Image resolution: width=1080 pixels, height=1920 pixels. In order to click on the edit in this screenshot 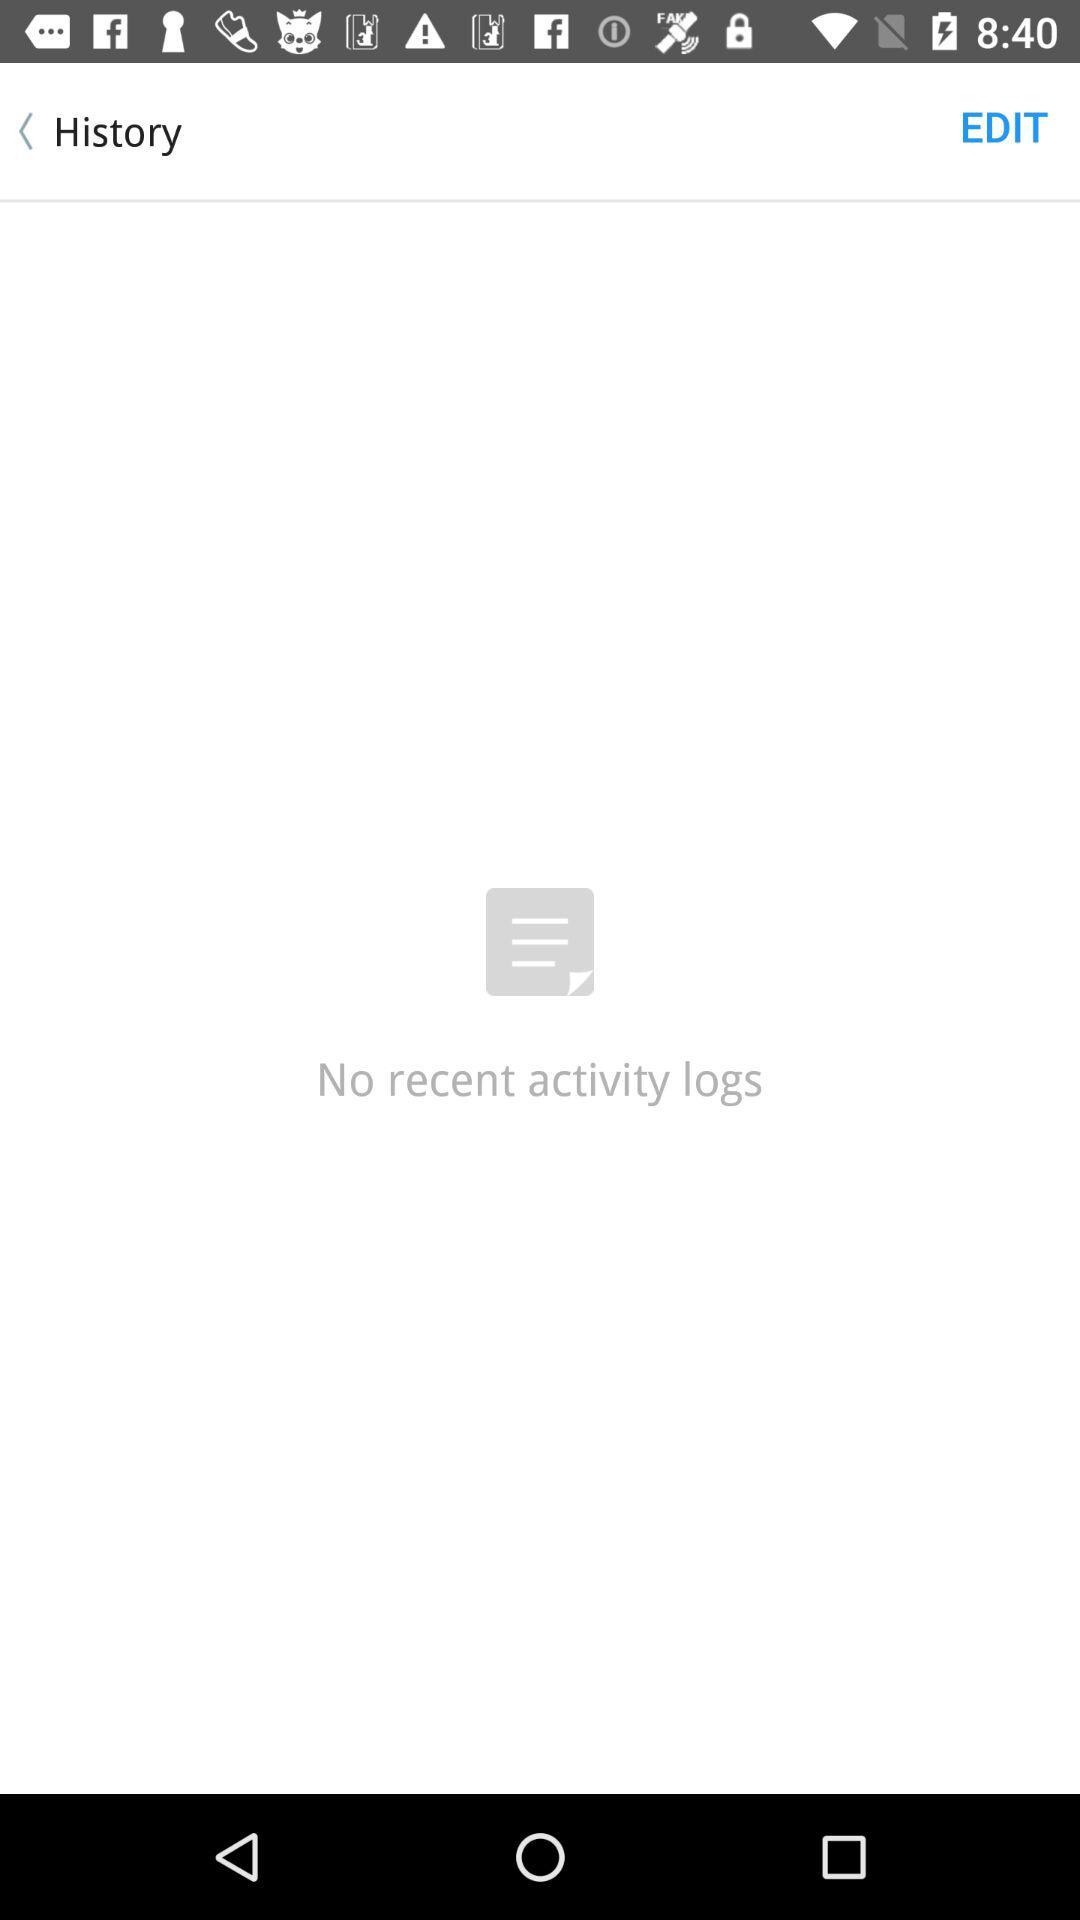, I will do `click(1004, 124)`.